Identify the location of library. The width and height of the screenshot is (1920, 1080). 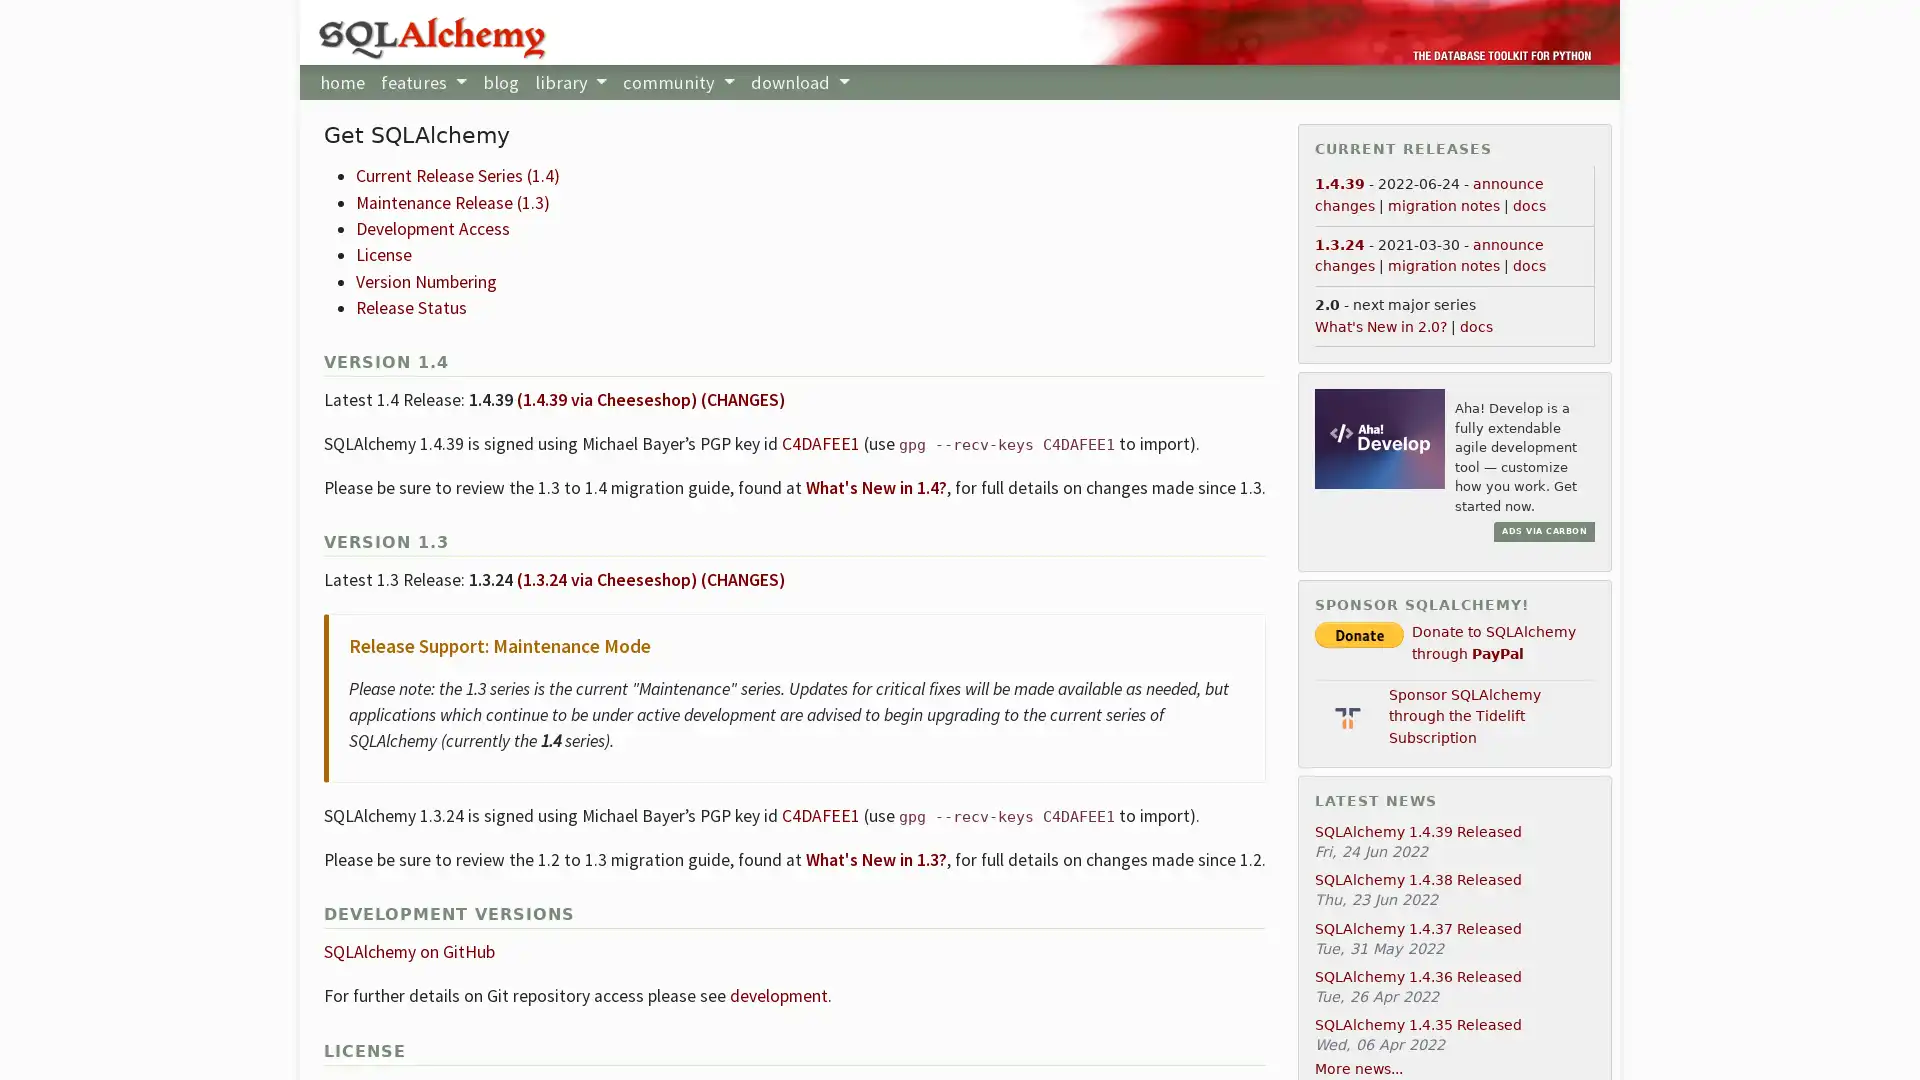
(569, 81).